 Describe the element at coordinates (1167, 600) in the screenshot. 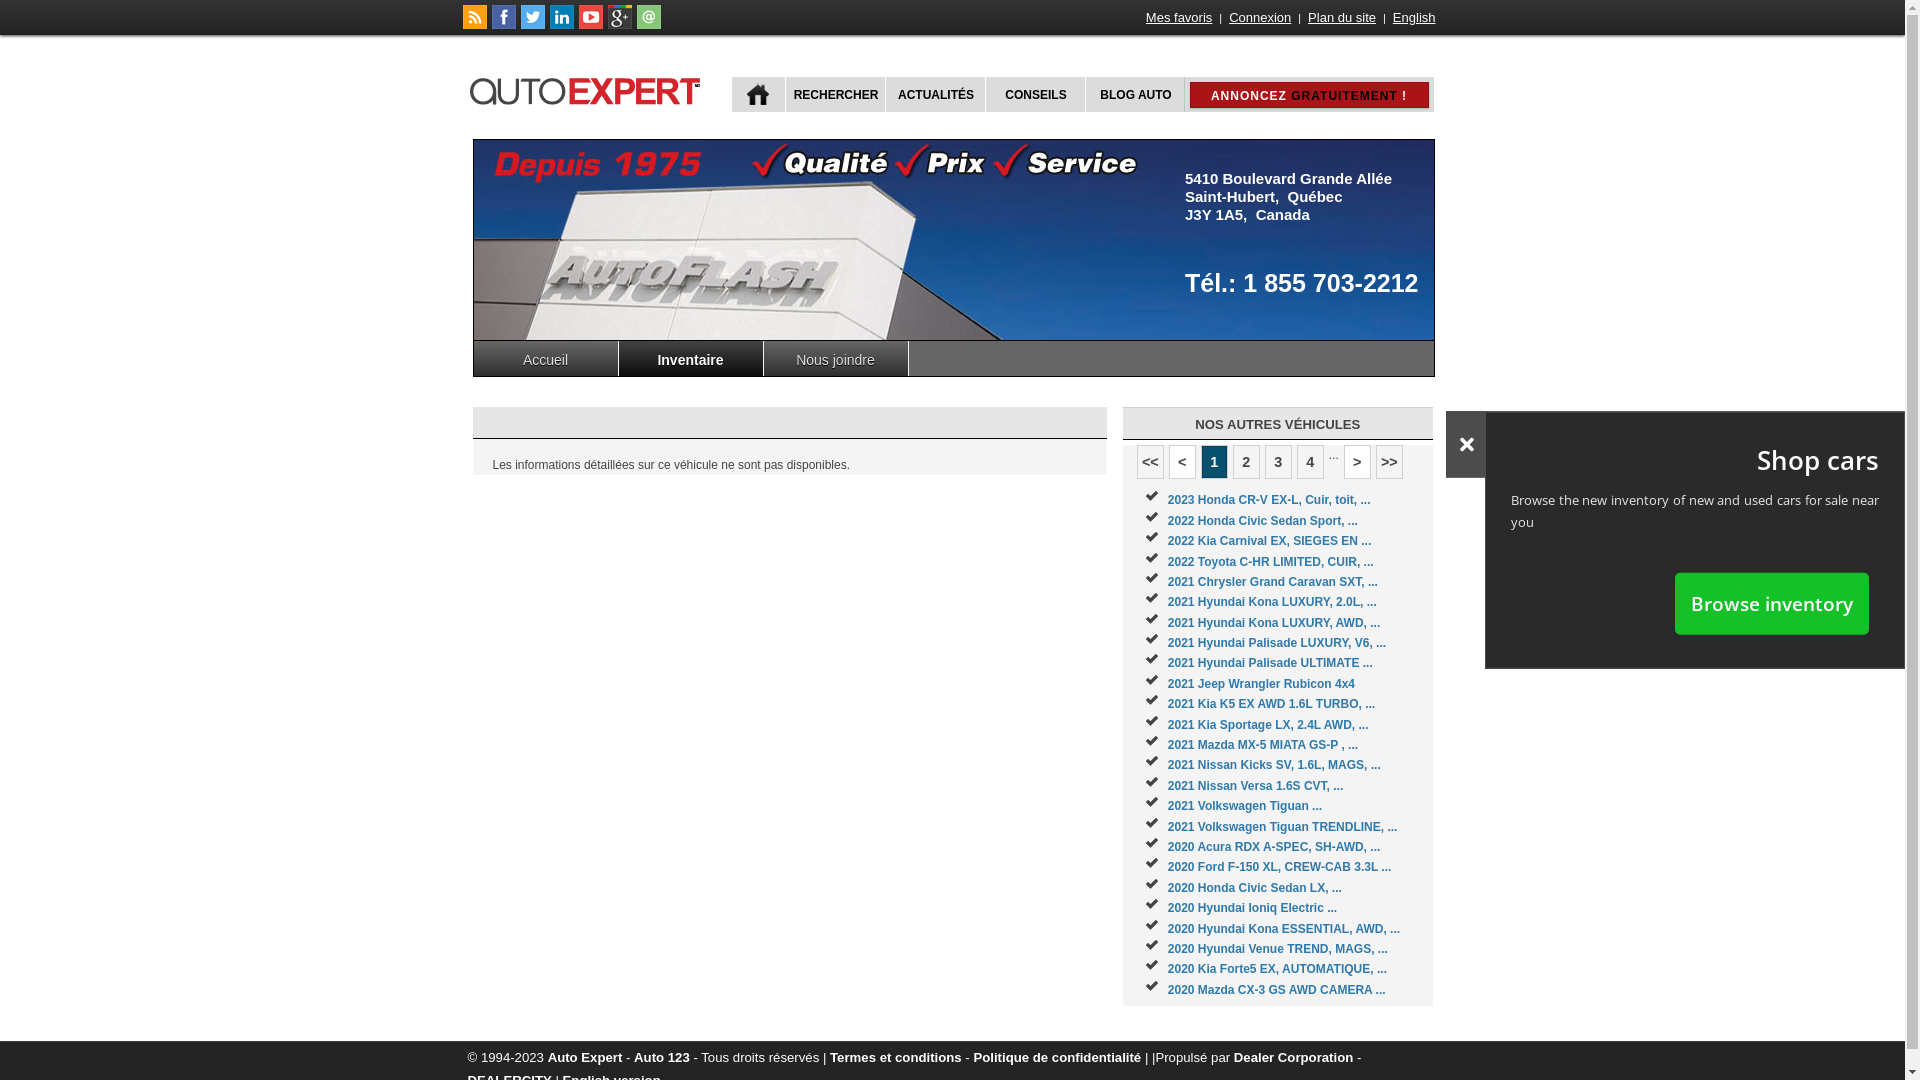

I see `'2021 Hyundai Kona LUXURY, 2.0L, ...'` at that location.